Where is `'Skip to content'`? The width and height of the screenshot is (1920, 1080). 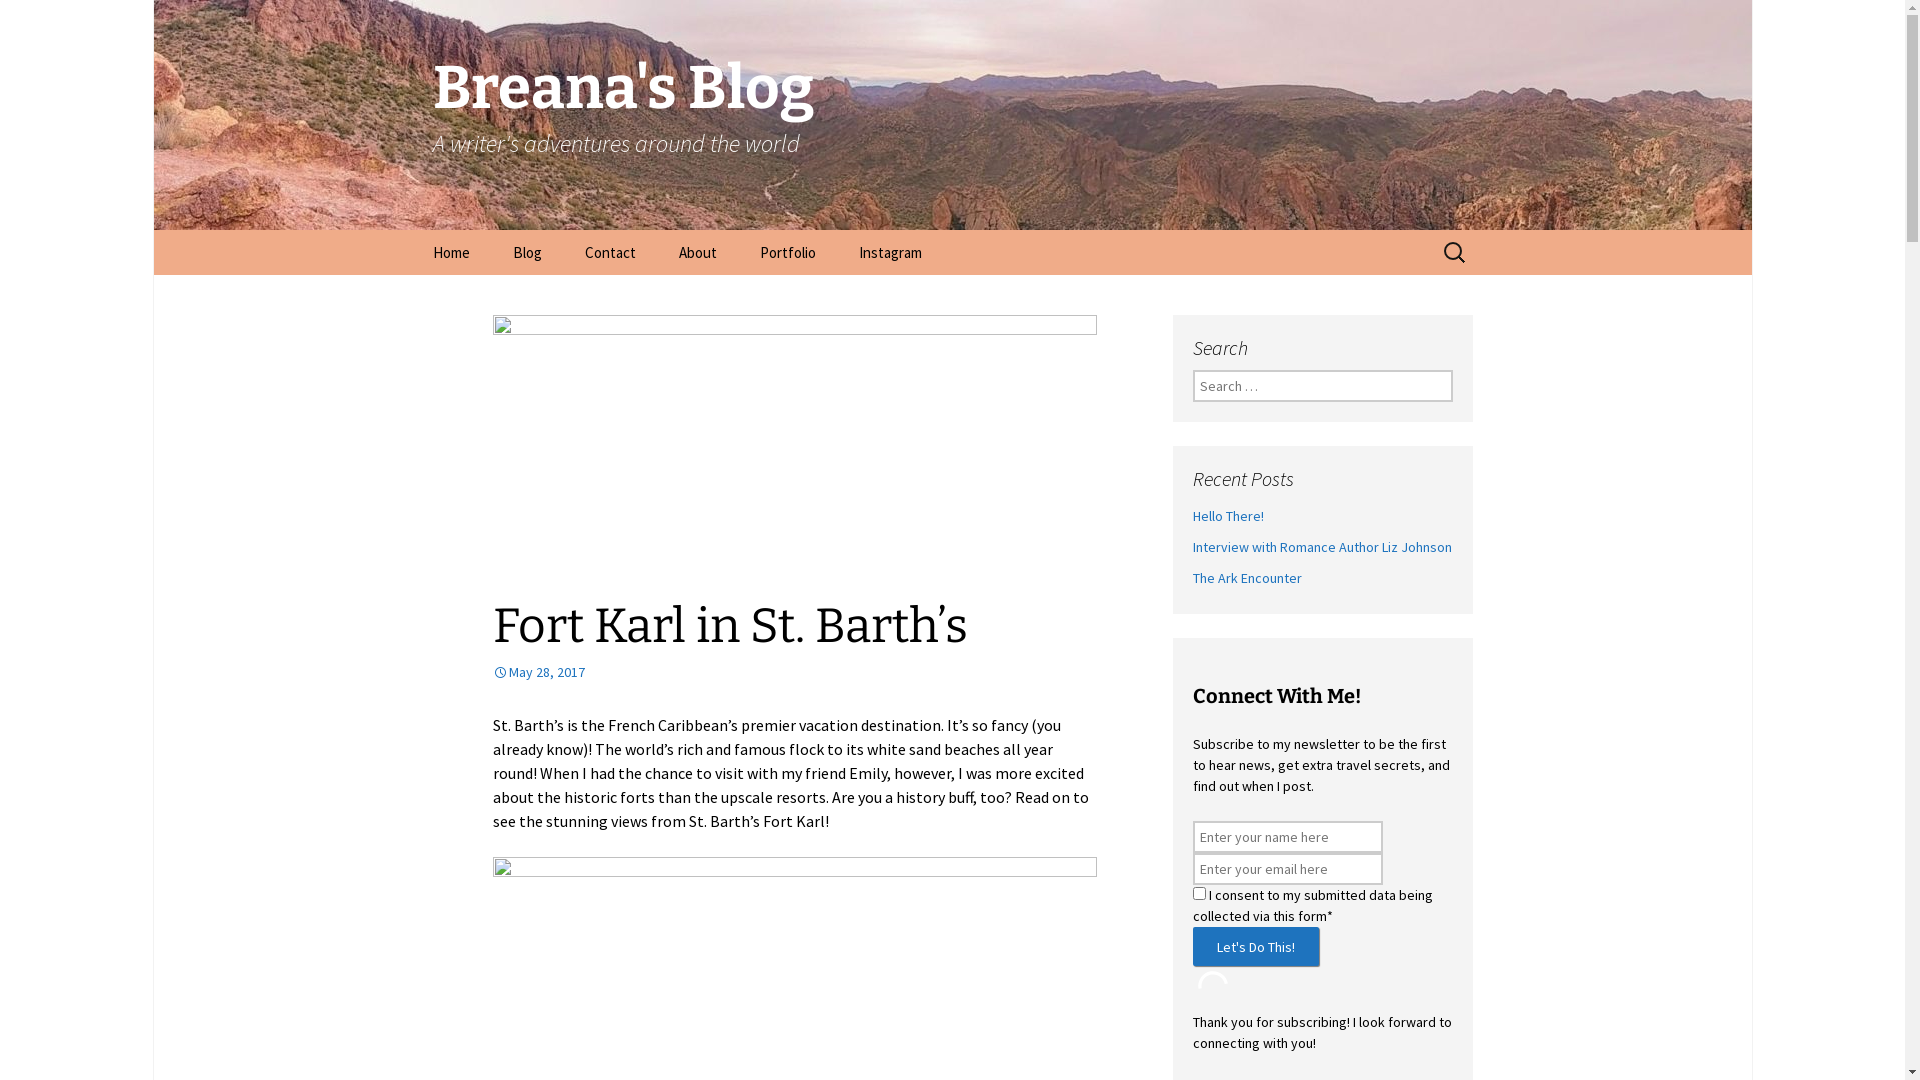 'Skip to content' is located at coordinates (411, 228).